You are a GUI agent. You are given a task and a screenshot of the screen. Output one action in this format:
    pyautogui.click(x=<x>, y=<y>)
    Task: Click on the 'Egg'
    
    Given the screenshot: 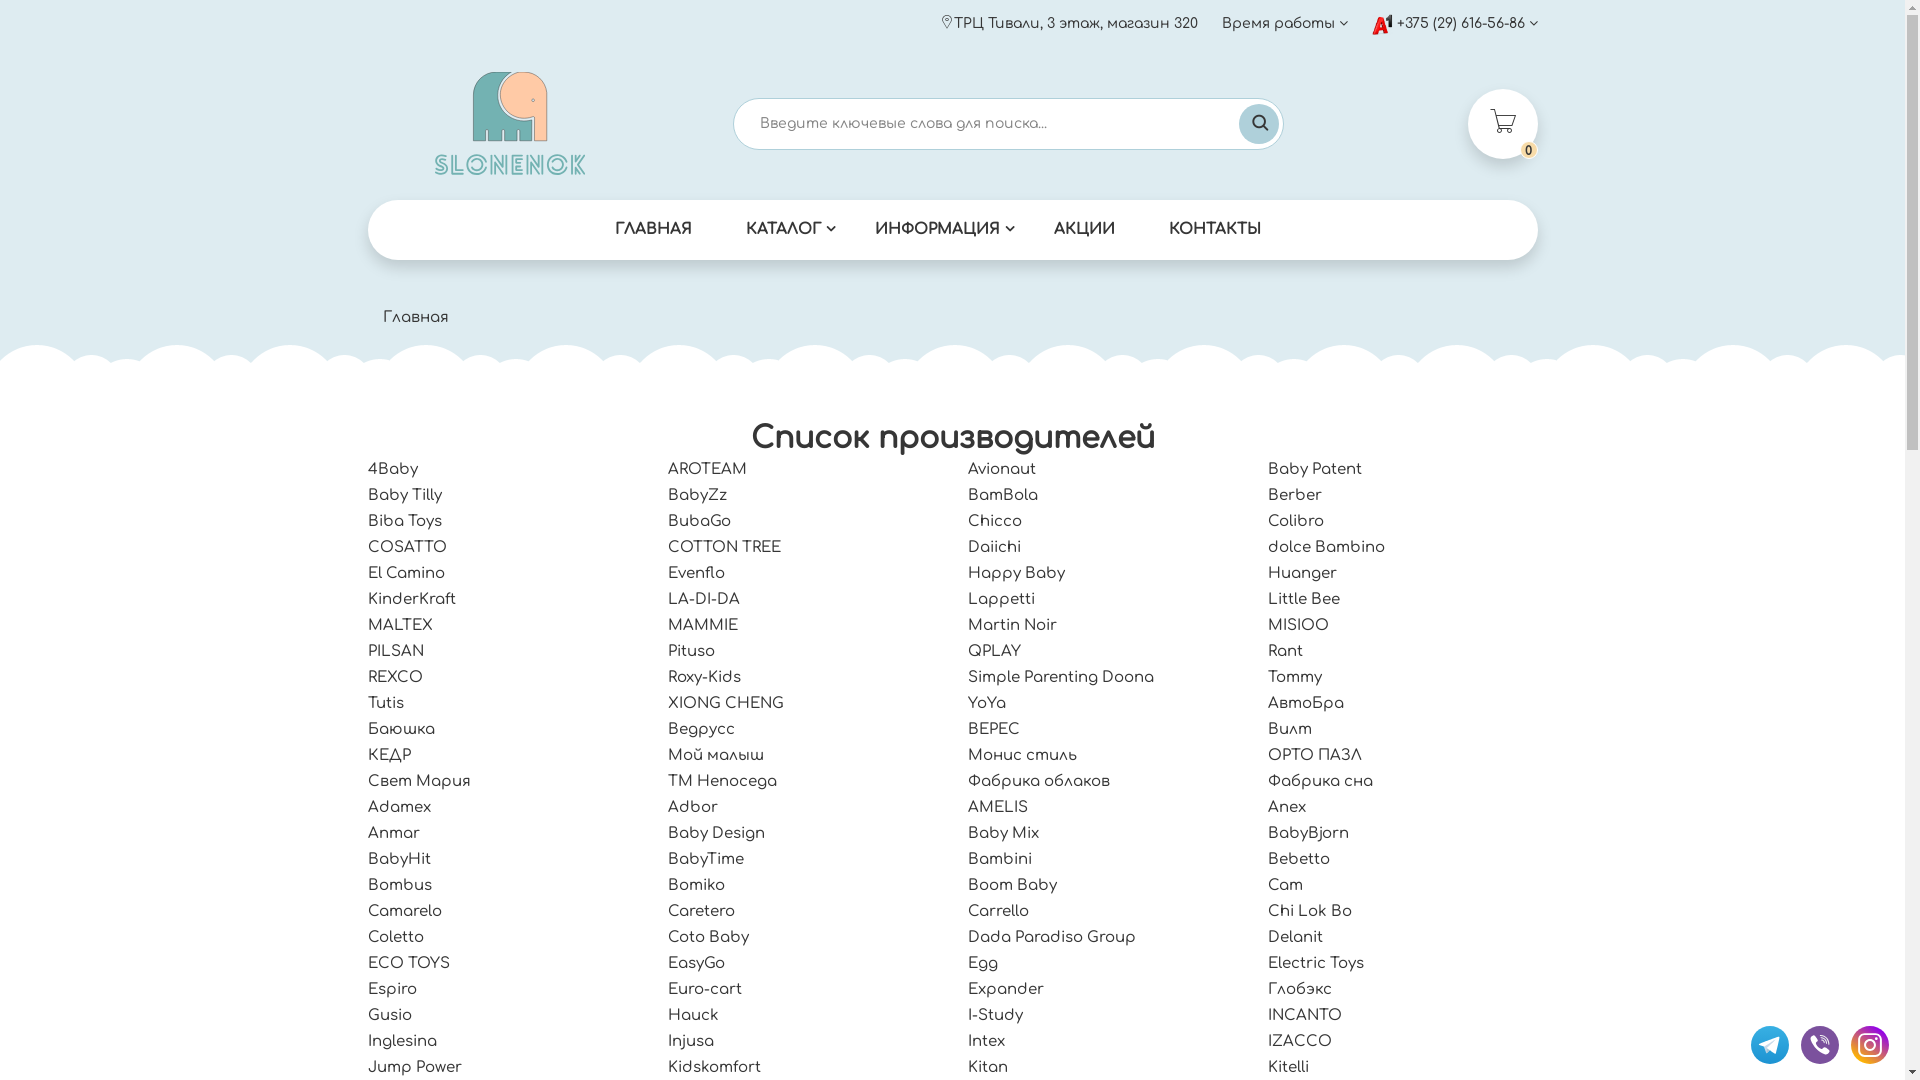 What is the action you would take?
    pyautogui.click(x=983, y=962)
    